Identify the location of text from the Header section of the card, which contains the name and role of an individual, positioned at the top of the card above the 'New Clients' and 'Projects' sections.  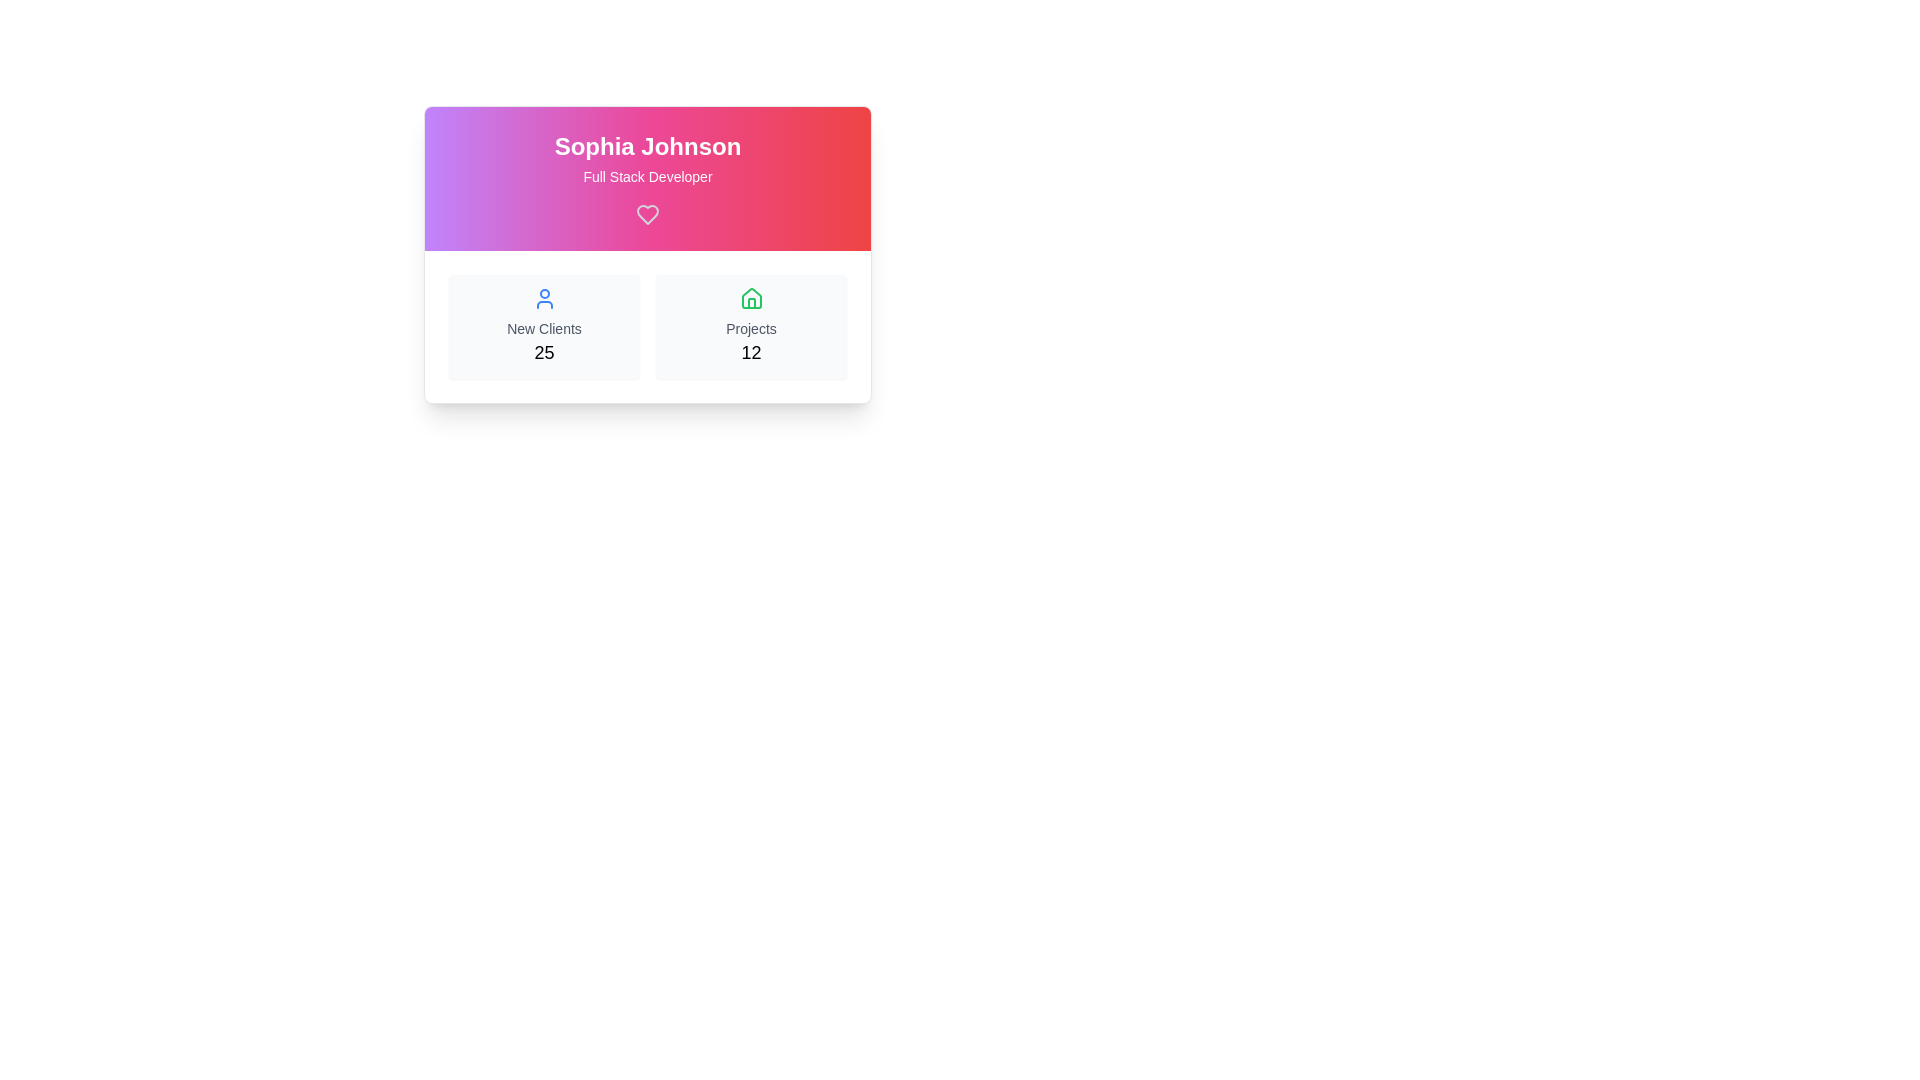
(648, 177).